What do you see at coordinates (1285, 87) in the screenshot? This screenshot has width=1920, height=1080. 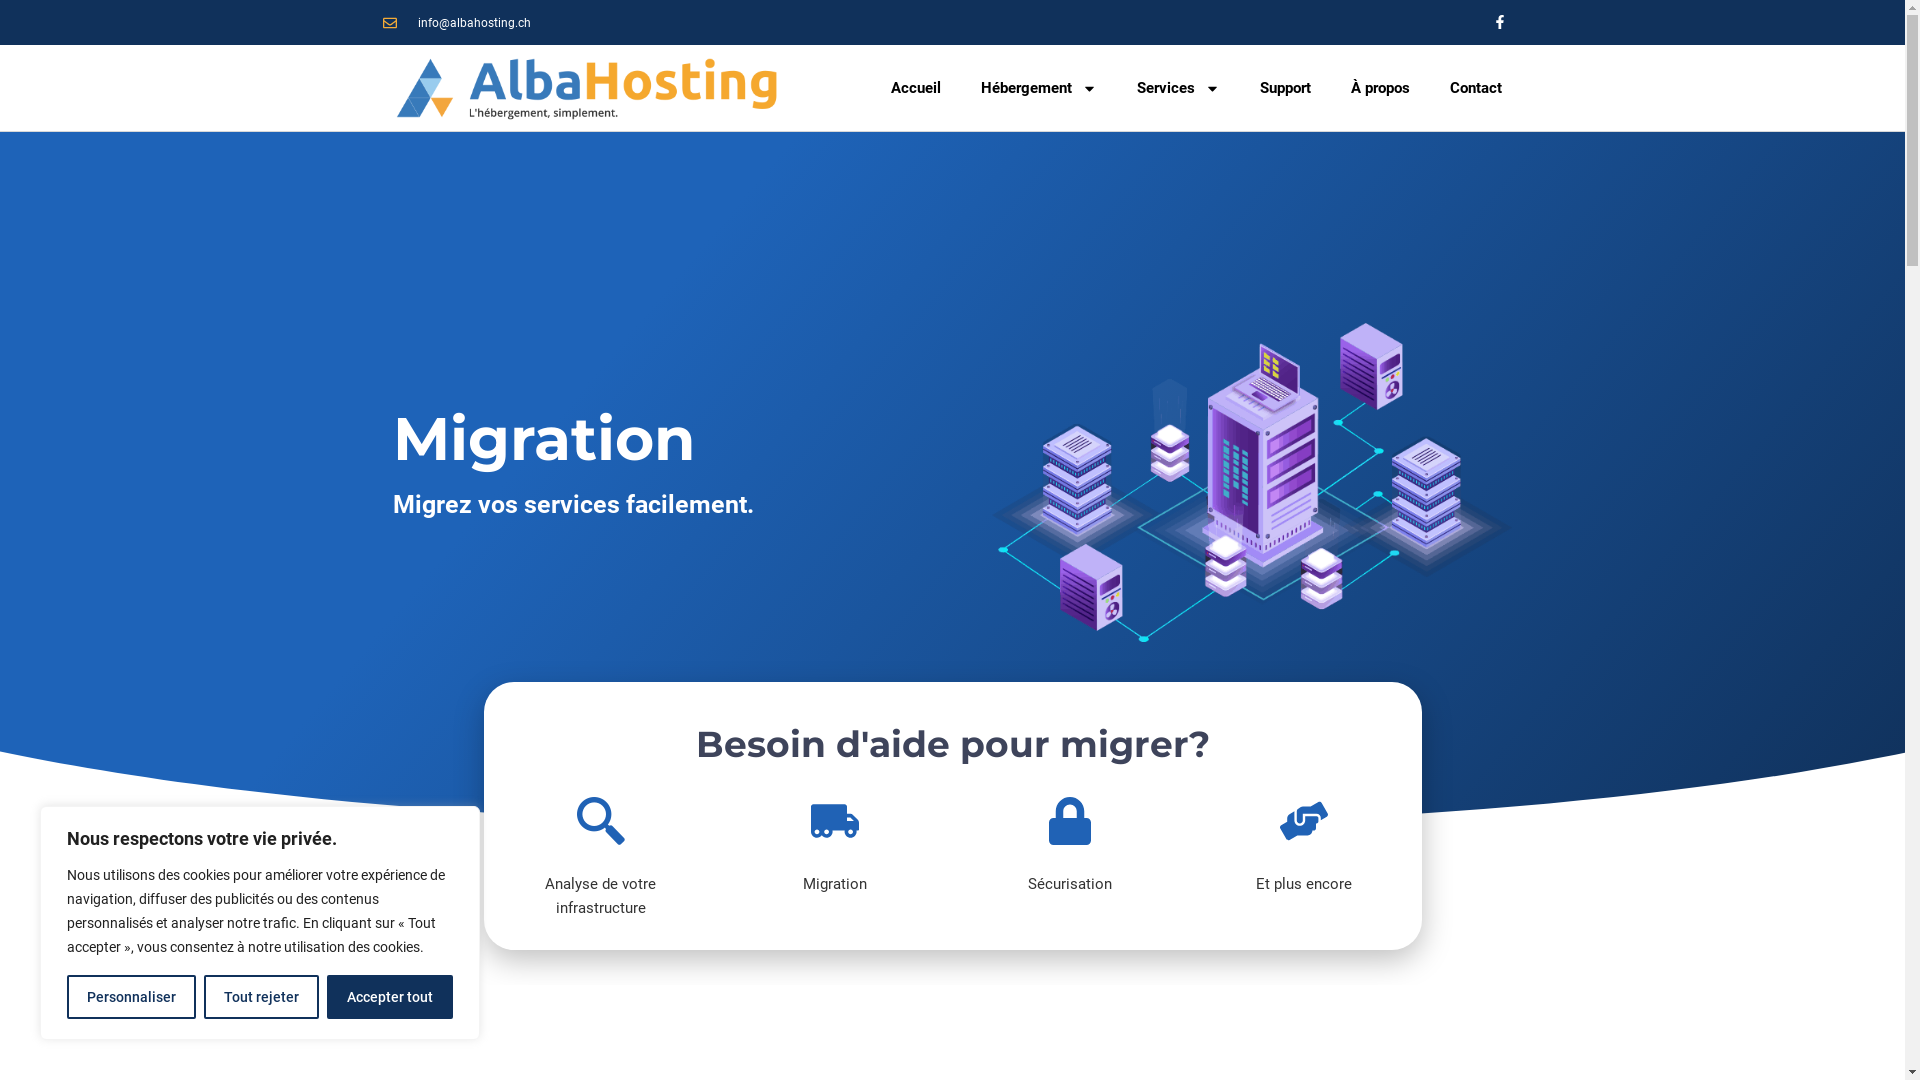 I see `'Support'` at bounding box center [1285, 87].